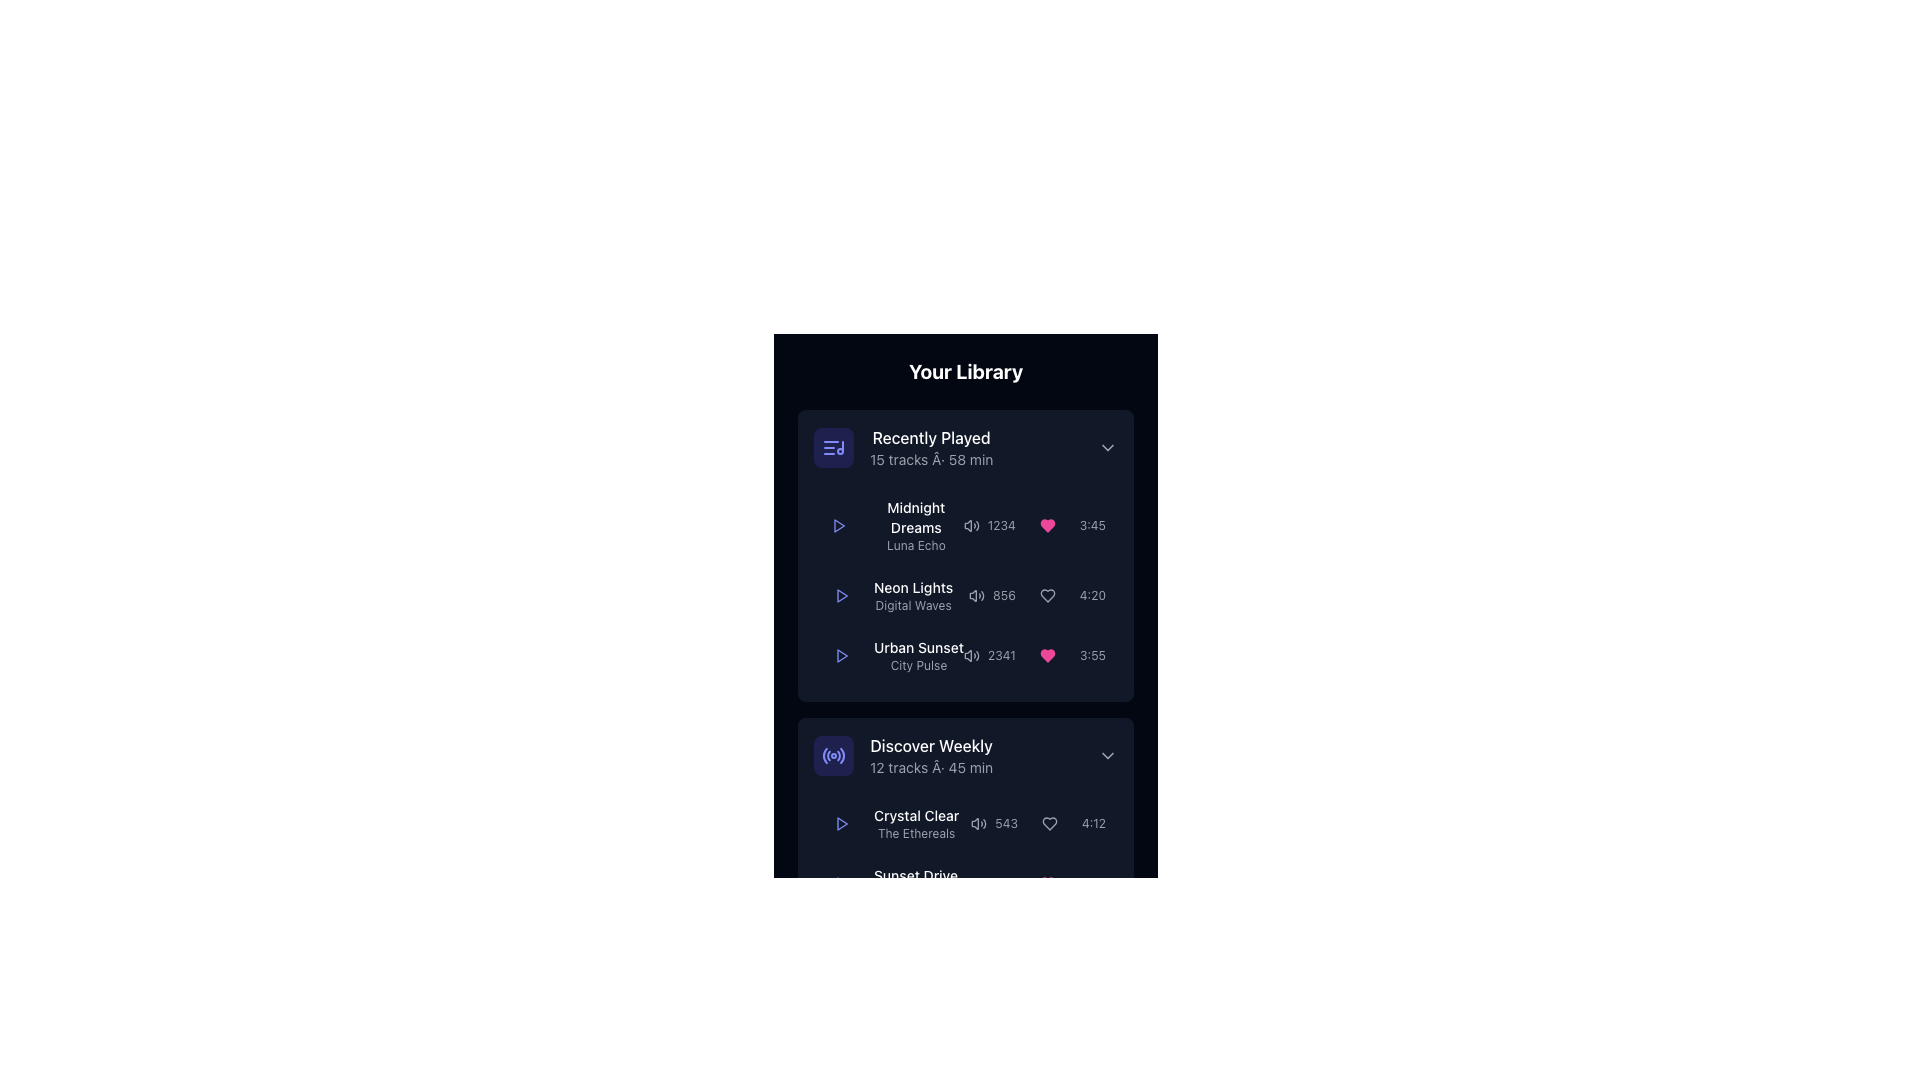 The image size is (1920, 1080). What do you see at coordinates (834, 446) in the screenshot?
I see `the music list icon, which is prominently indigo and located in the top-left corner of the 'Recently Played' card` at bounding box center [834, 446].